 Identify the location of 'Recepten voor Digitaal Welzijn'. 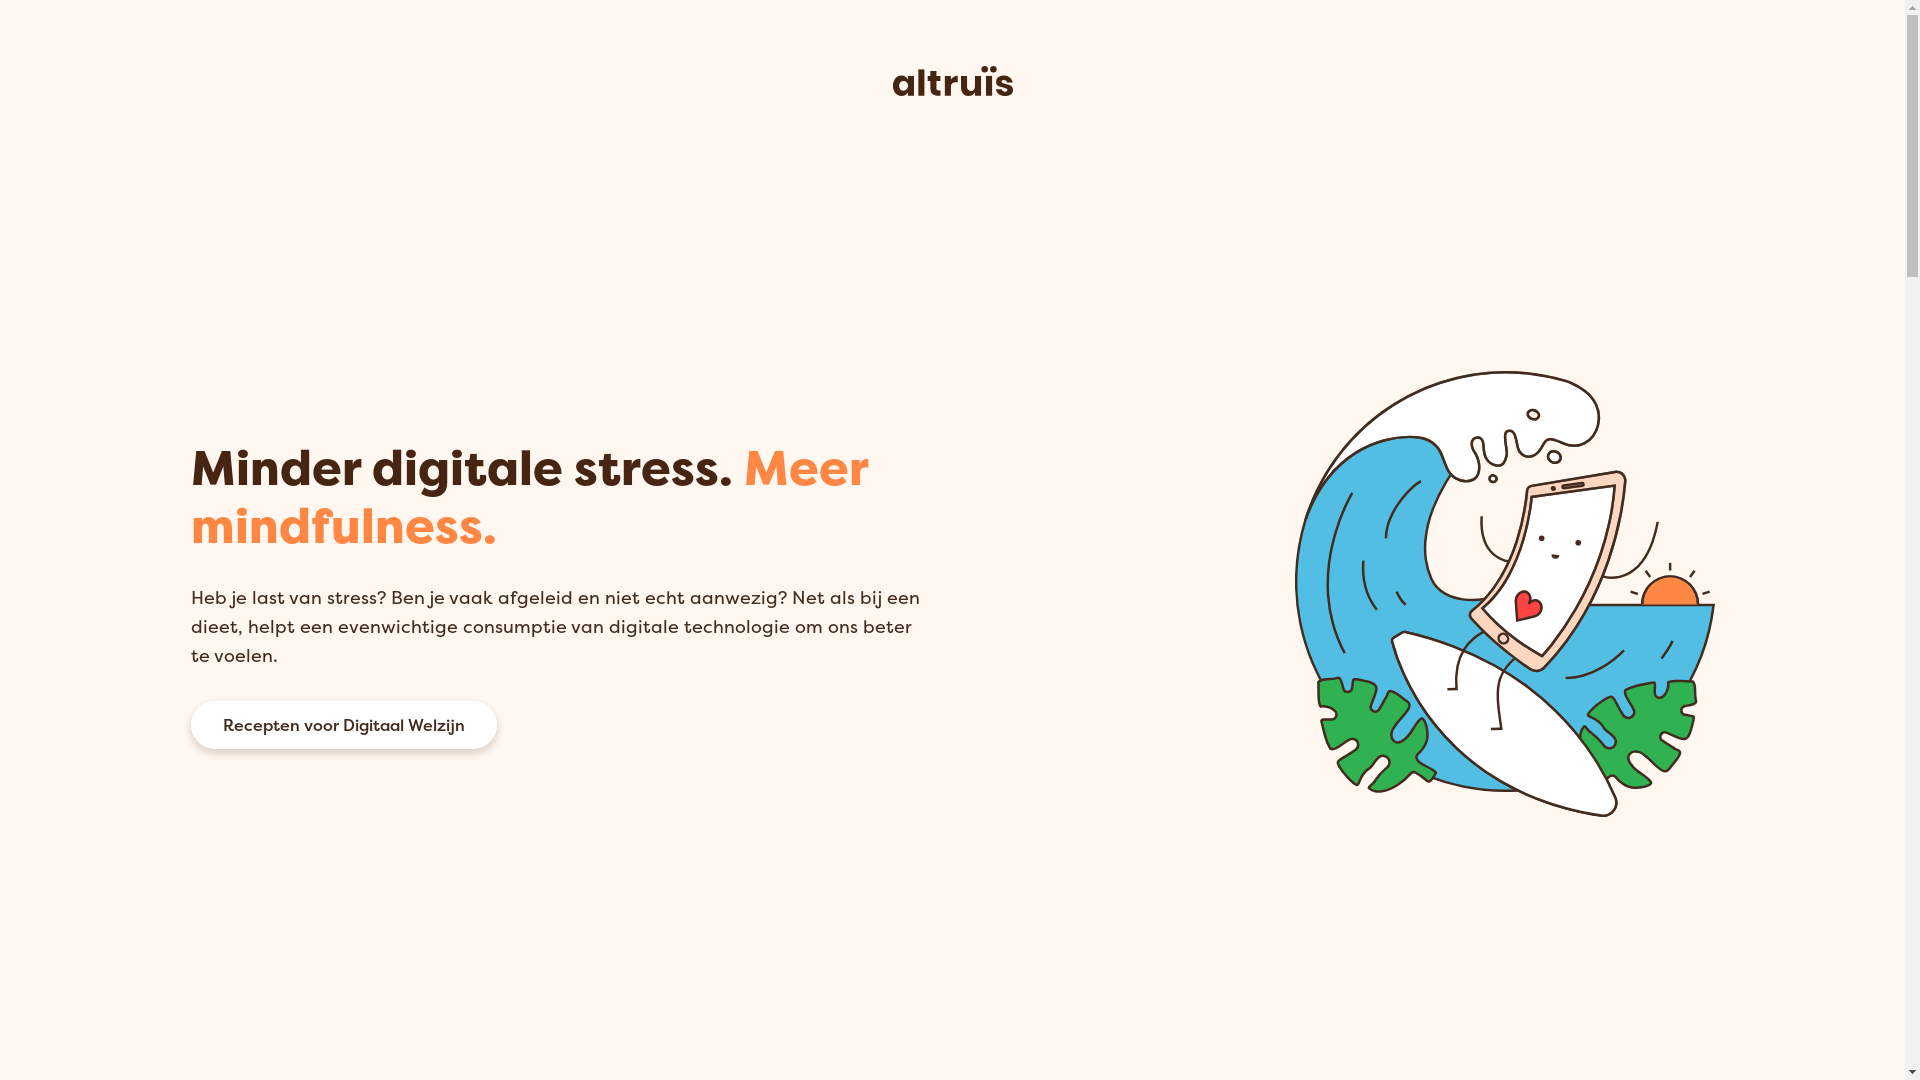
(342, 725).